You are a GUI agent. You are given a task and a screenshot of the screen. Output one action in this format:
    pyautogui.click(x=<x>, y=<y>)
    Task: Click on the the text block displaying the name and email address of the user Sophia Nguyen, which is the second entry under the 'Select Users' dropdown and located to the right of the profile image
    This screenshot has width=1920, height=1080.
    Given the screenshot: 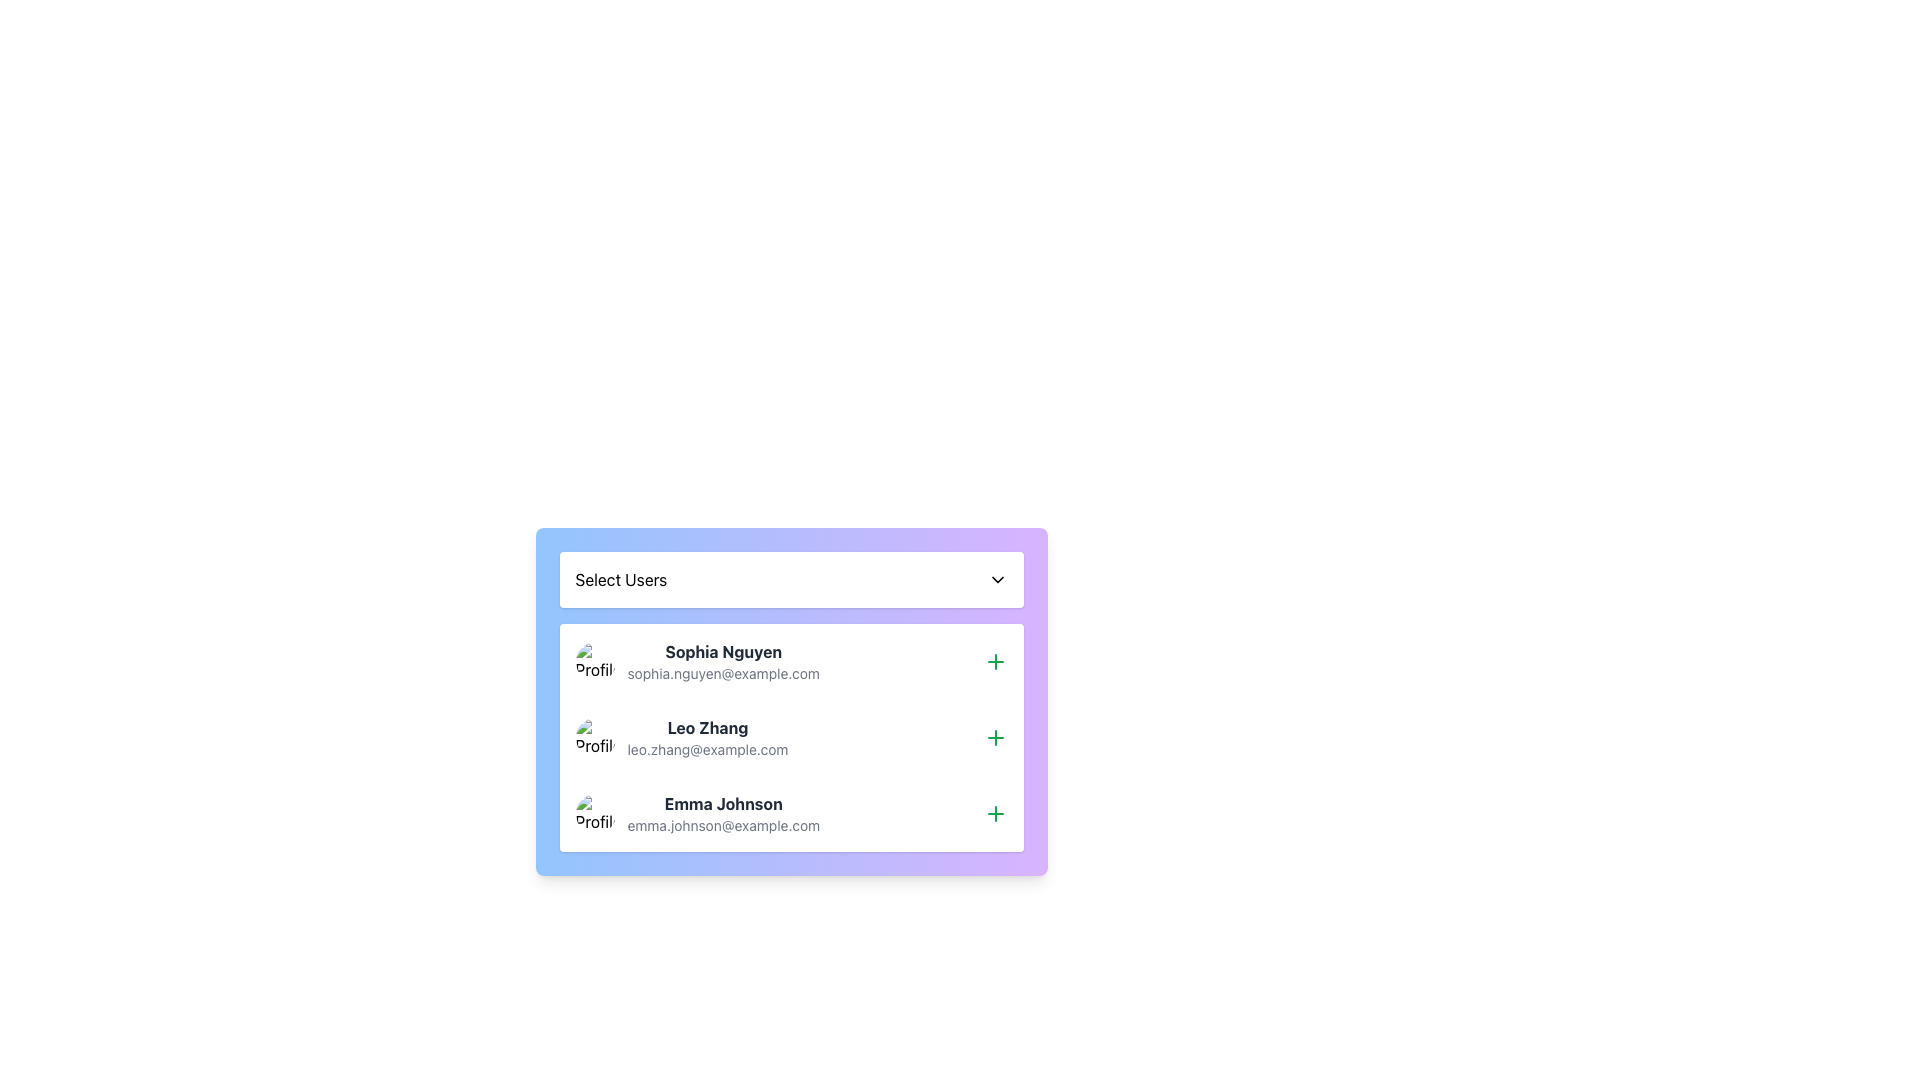 What is the action you would take?
    pyautogui.click(x=722, y=662)
    